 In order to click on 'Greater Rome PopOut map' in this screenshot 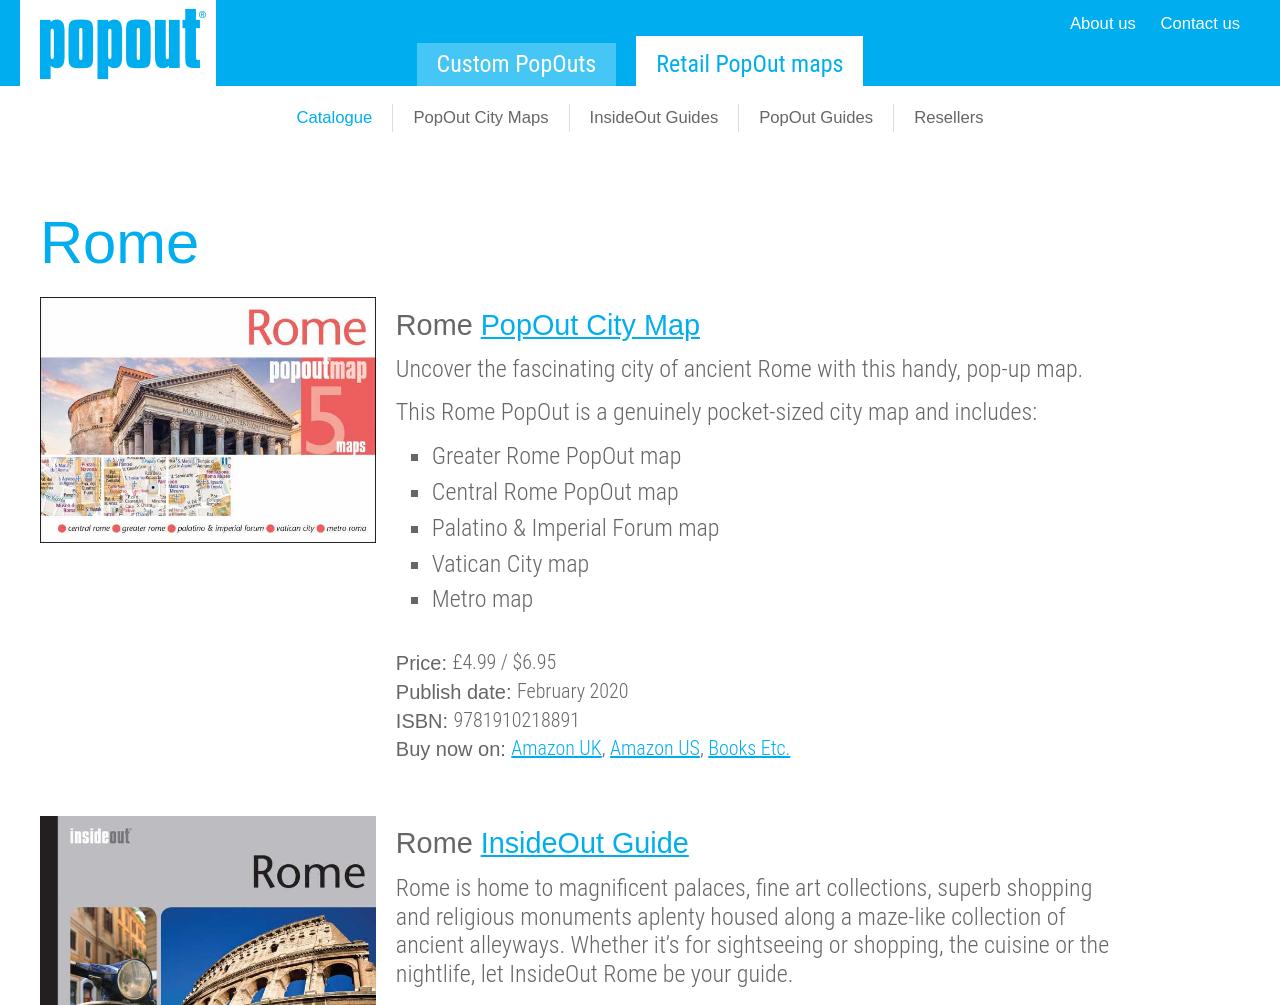, I will do `click(556, 454)`.